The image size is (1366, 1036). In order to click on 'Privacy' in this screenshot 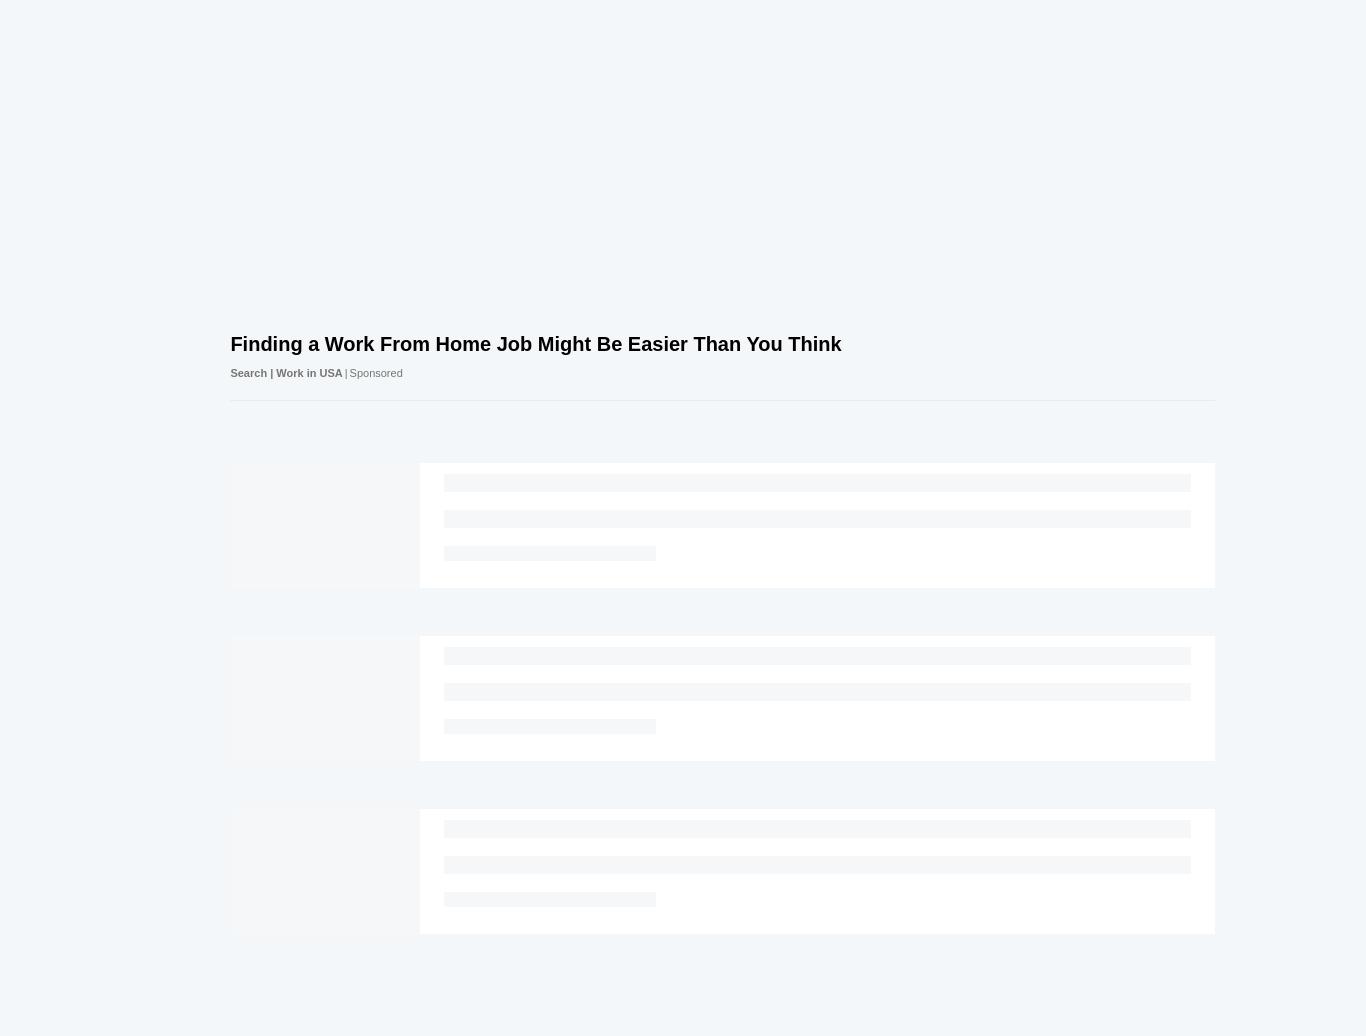, I will do `click(734, 1010)`.